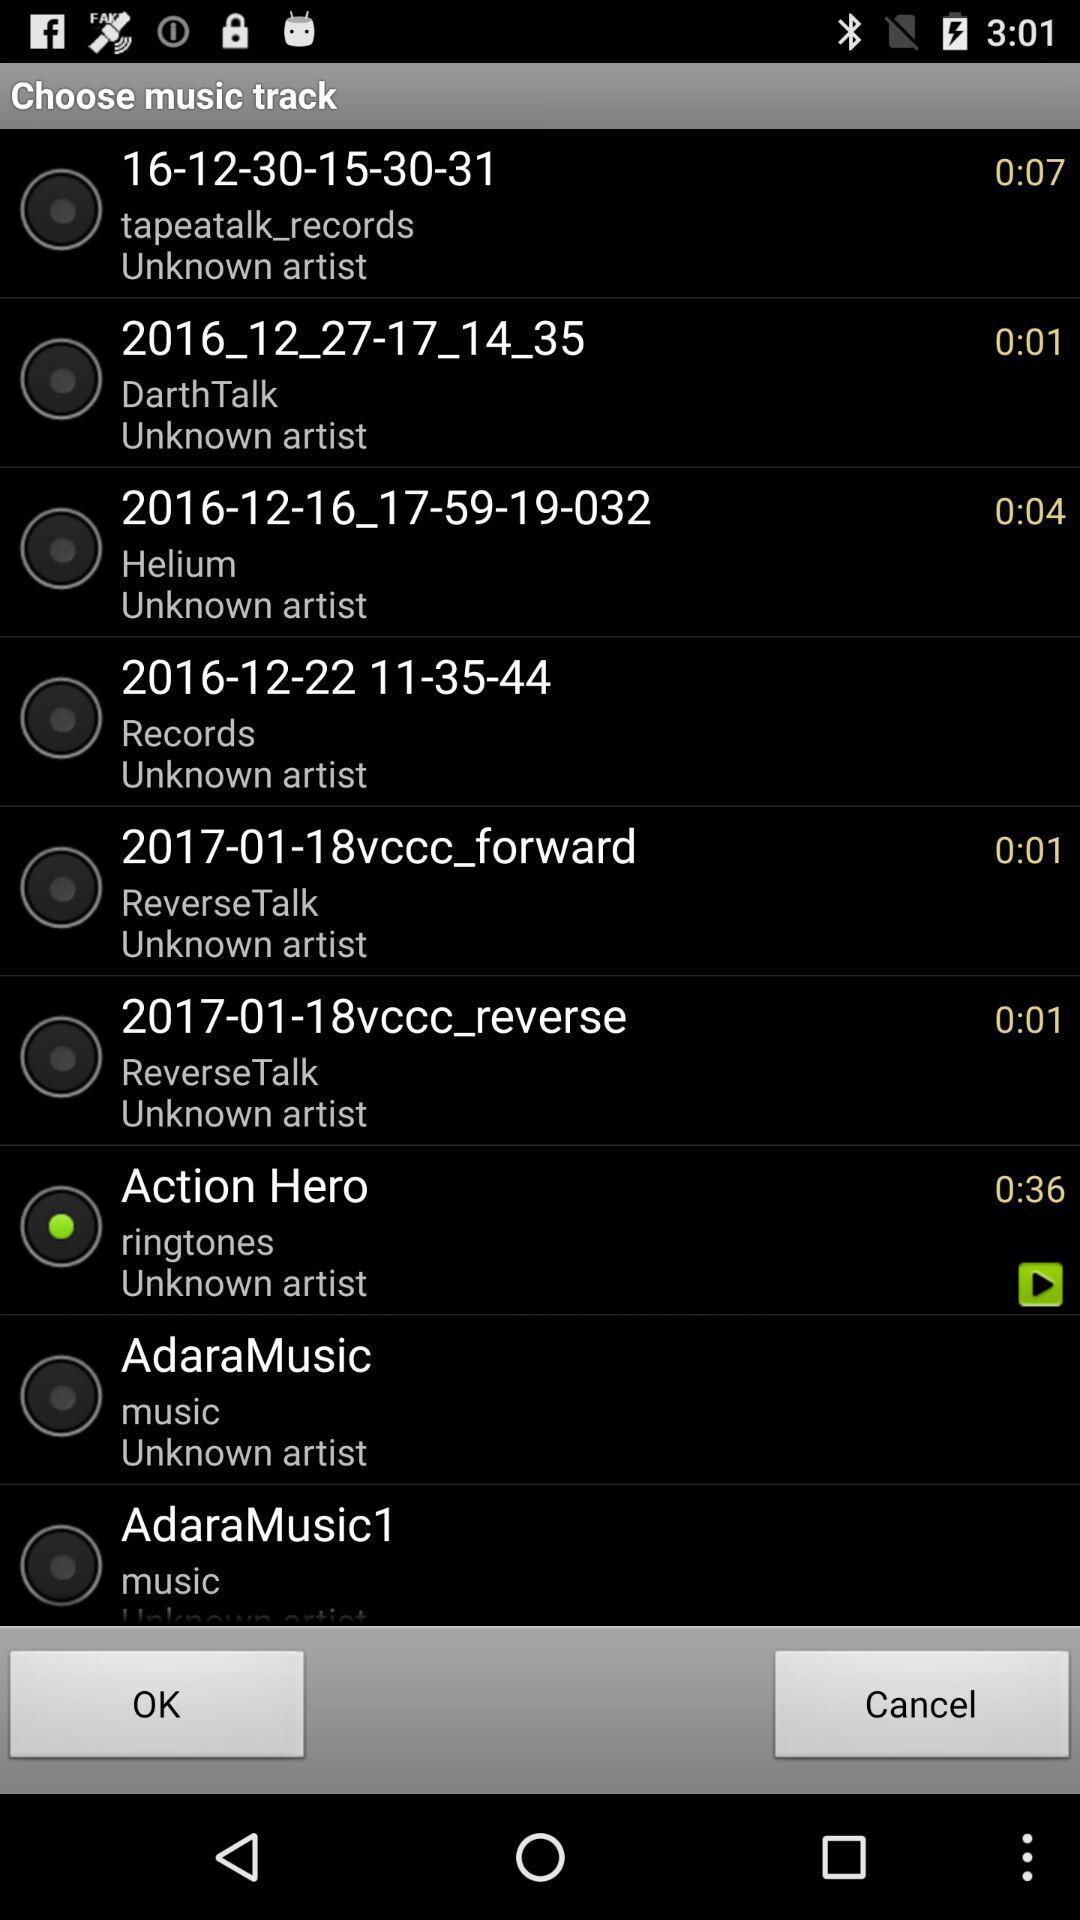  I want to click on cancel item, so click(922, 1708).